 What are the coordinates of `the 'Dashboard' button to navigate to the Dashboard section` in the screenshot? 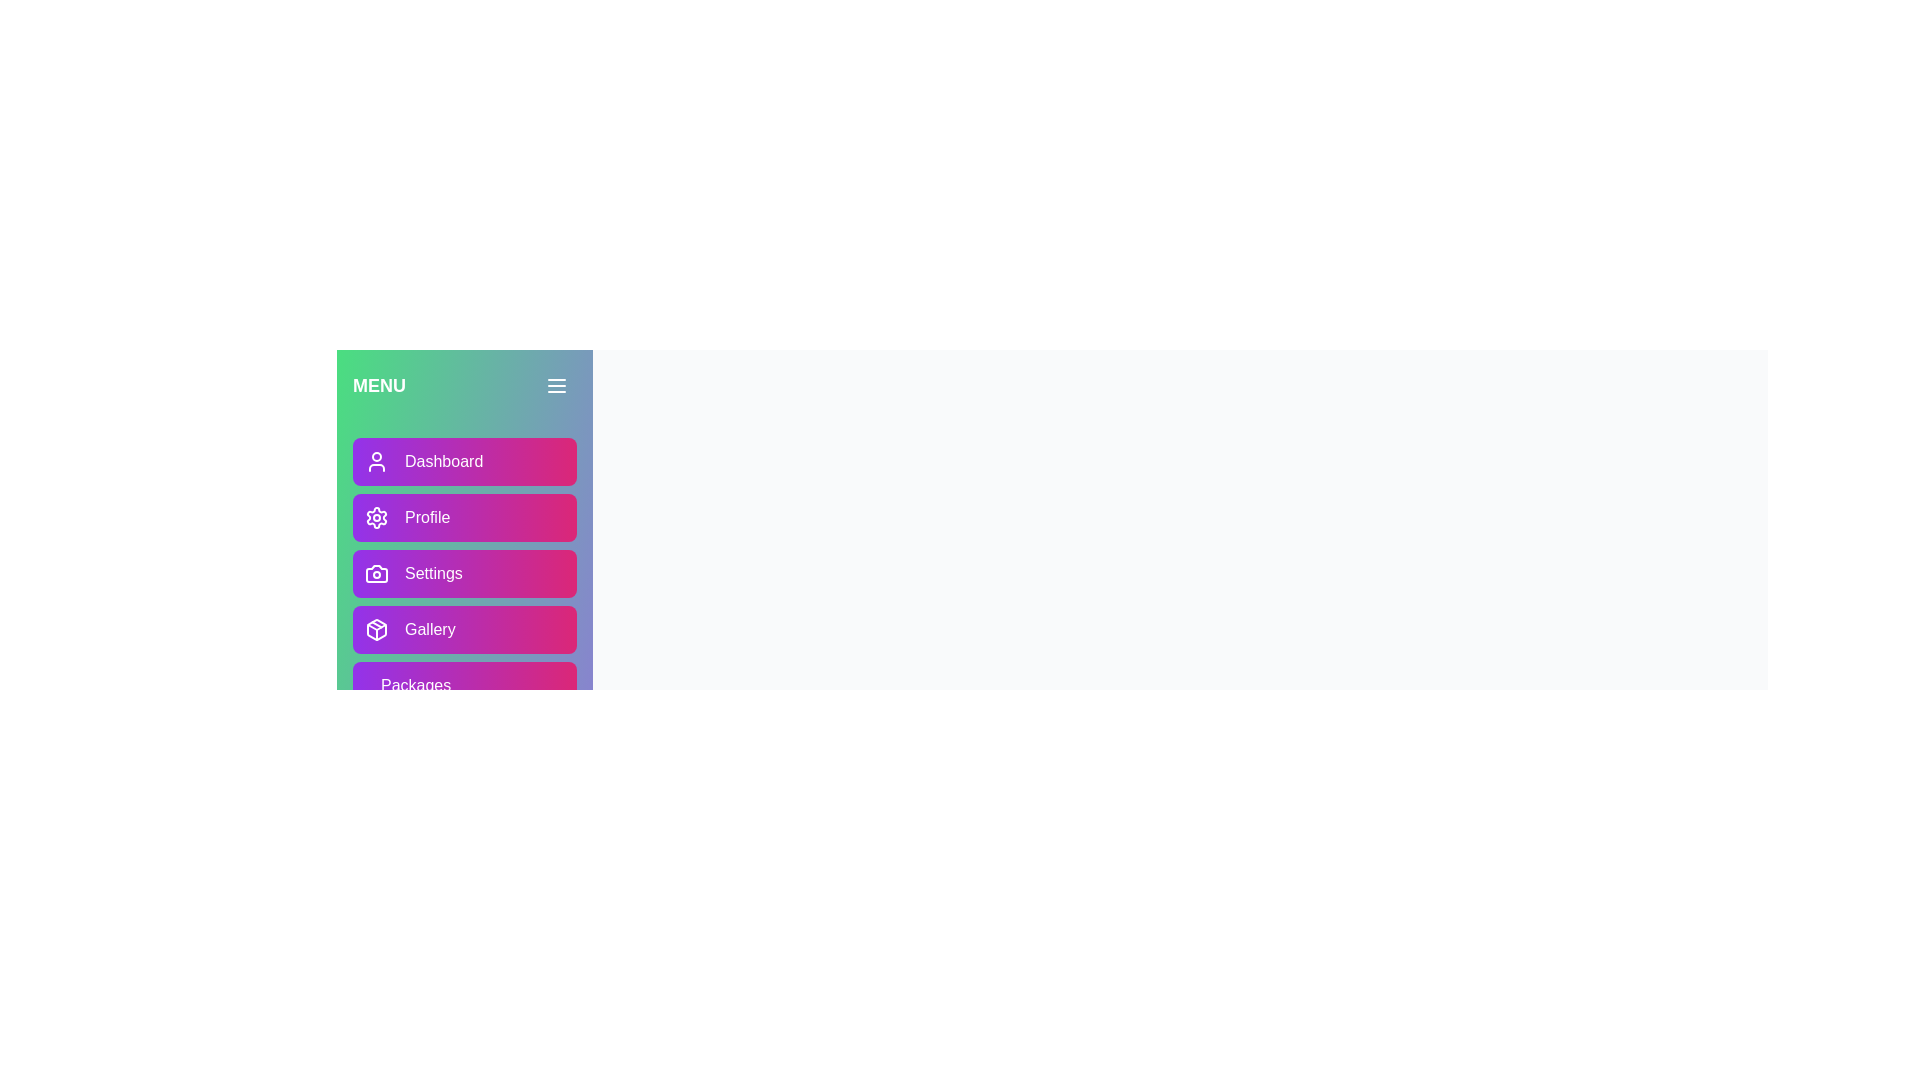 It's located at (464, 462).